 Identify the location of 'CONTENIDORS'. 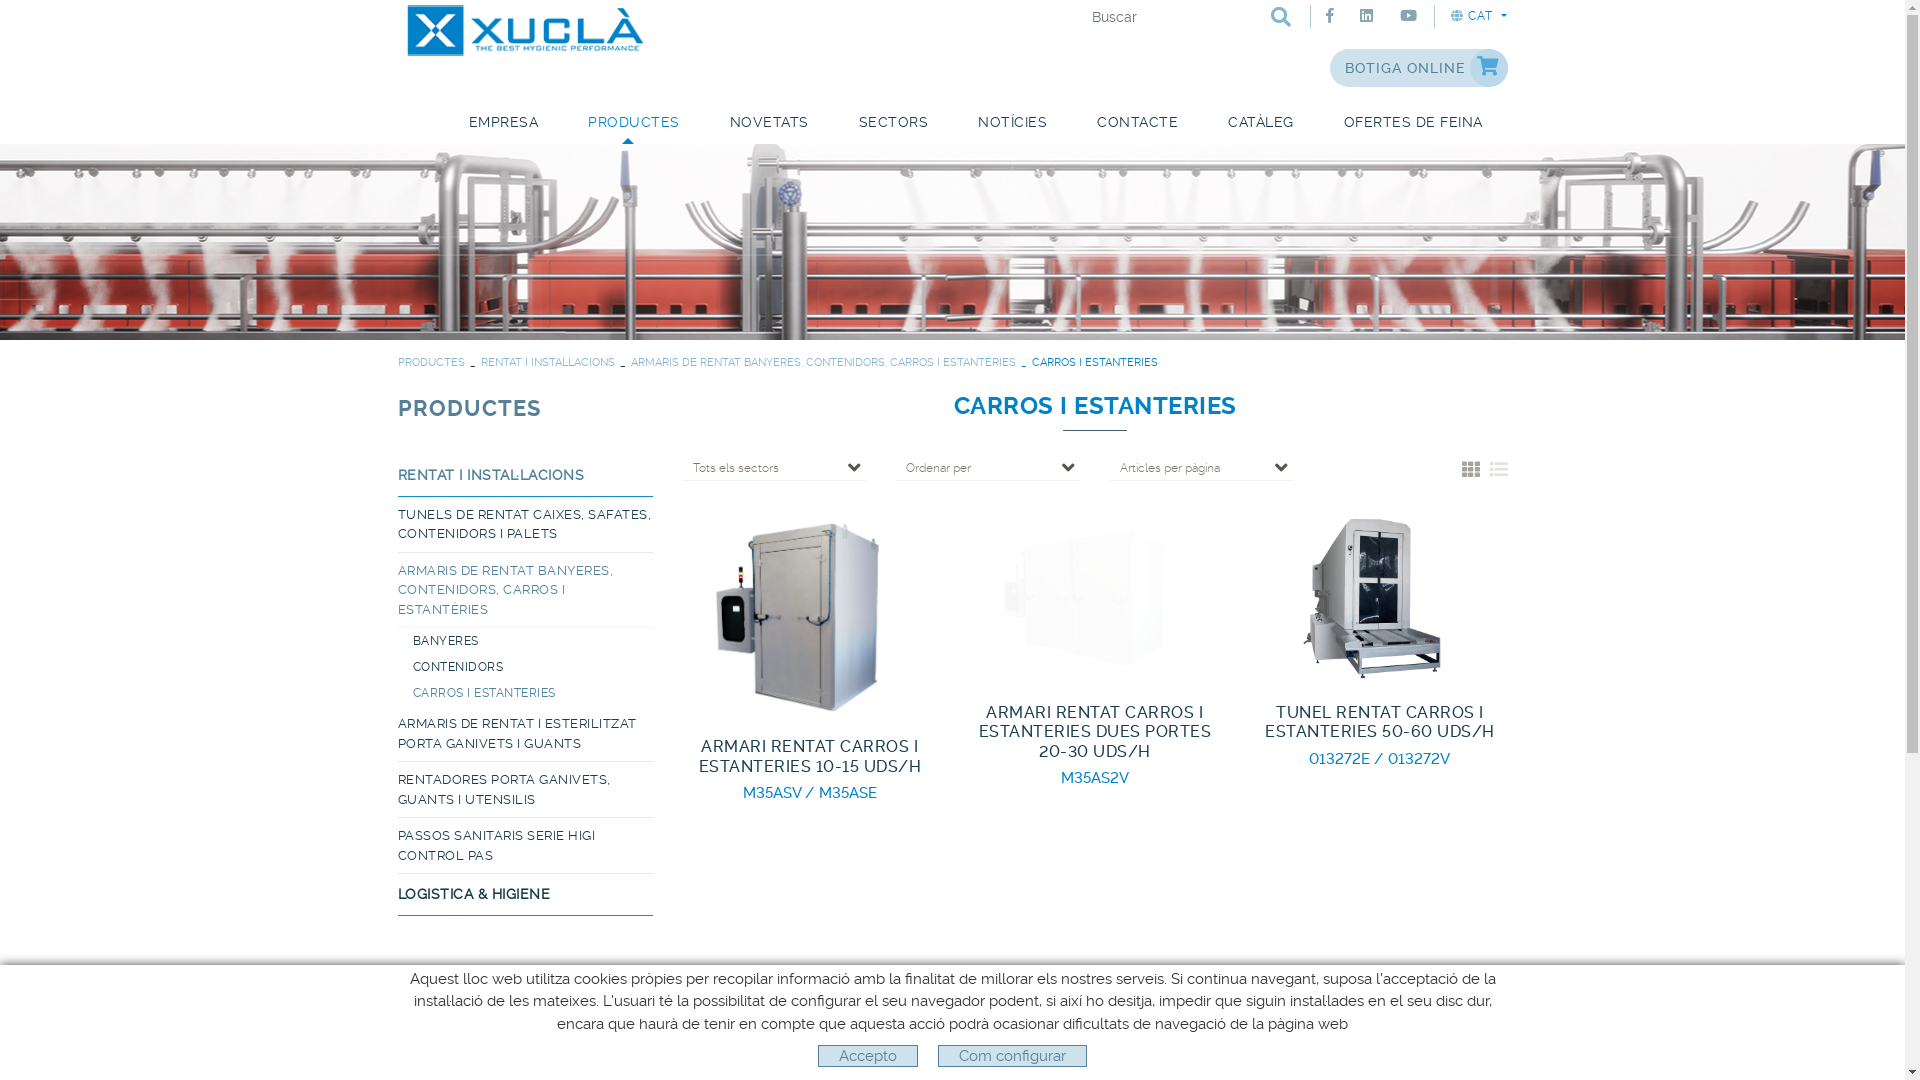
(532, 667).